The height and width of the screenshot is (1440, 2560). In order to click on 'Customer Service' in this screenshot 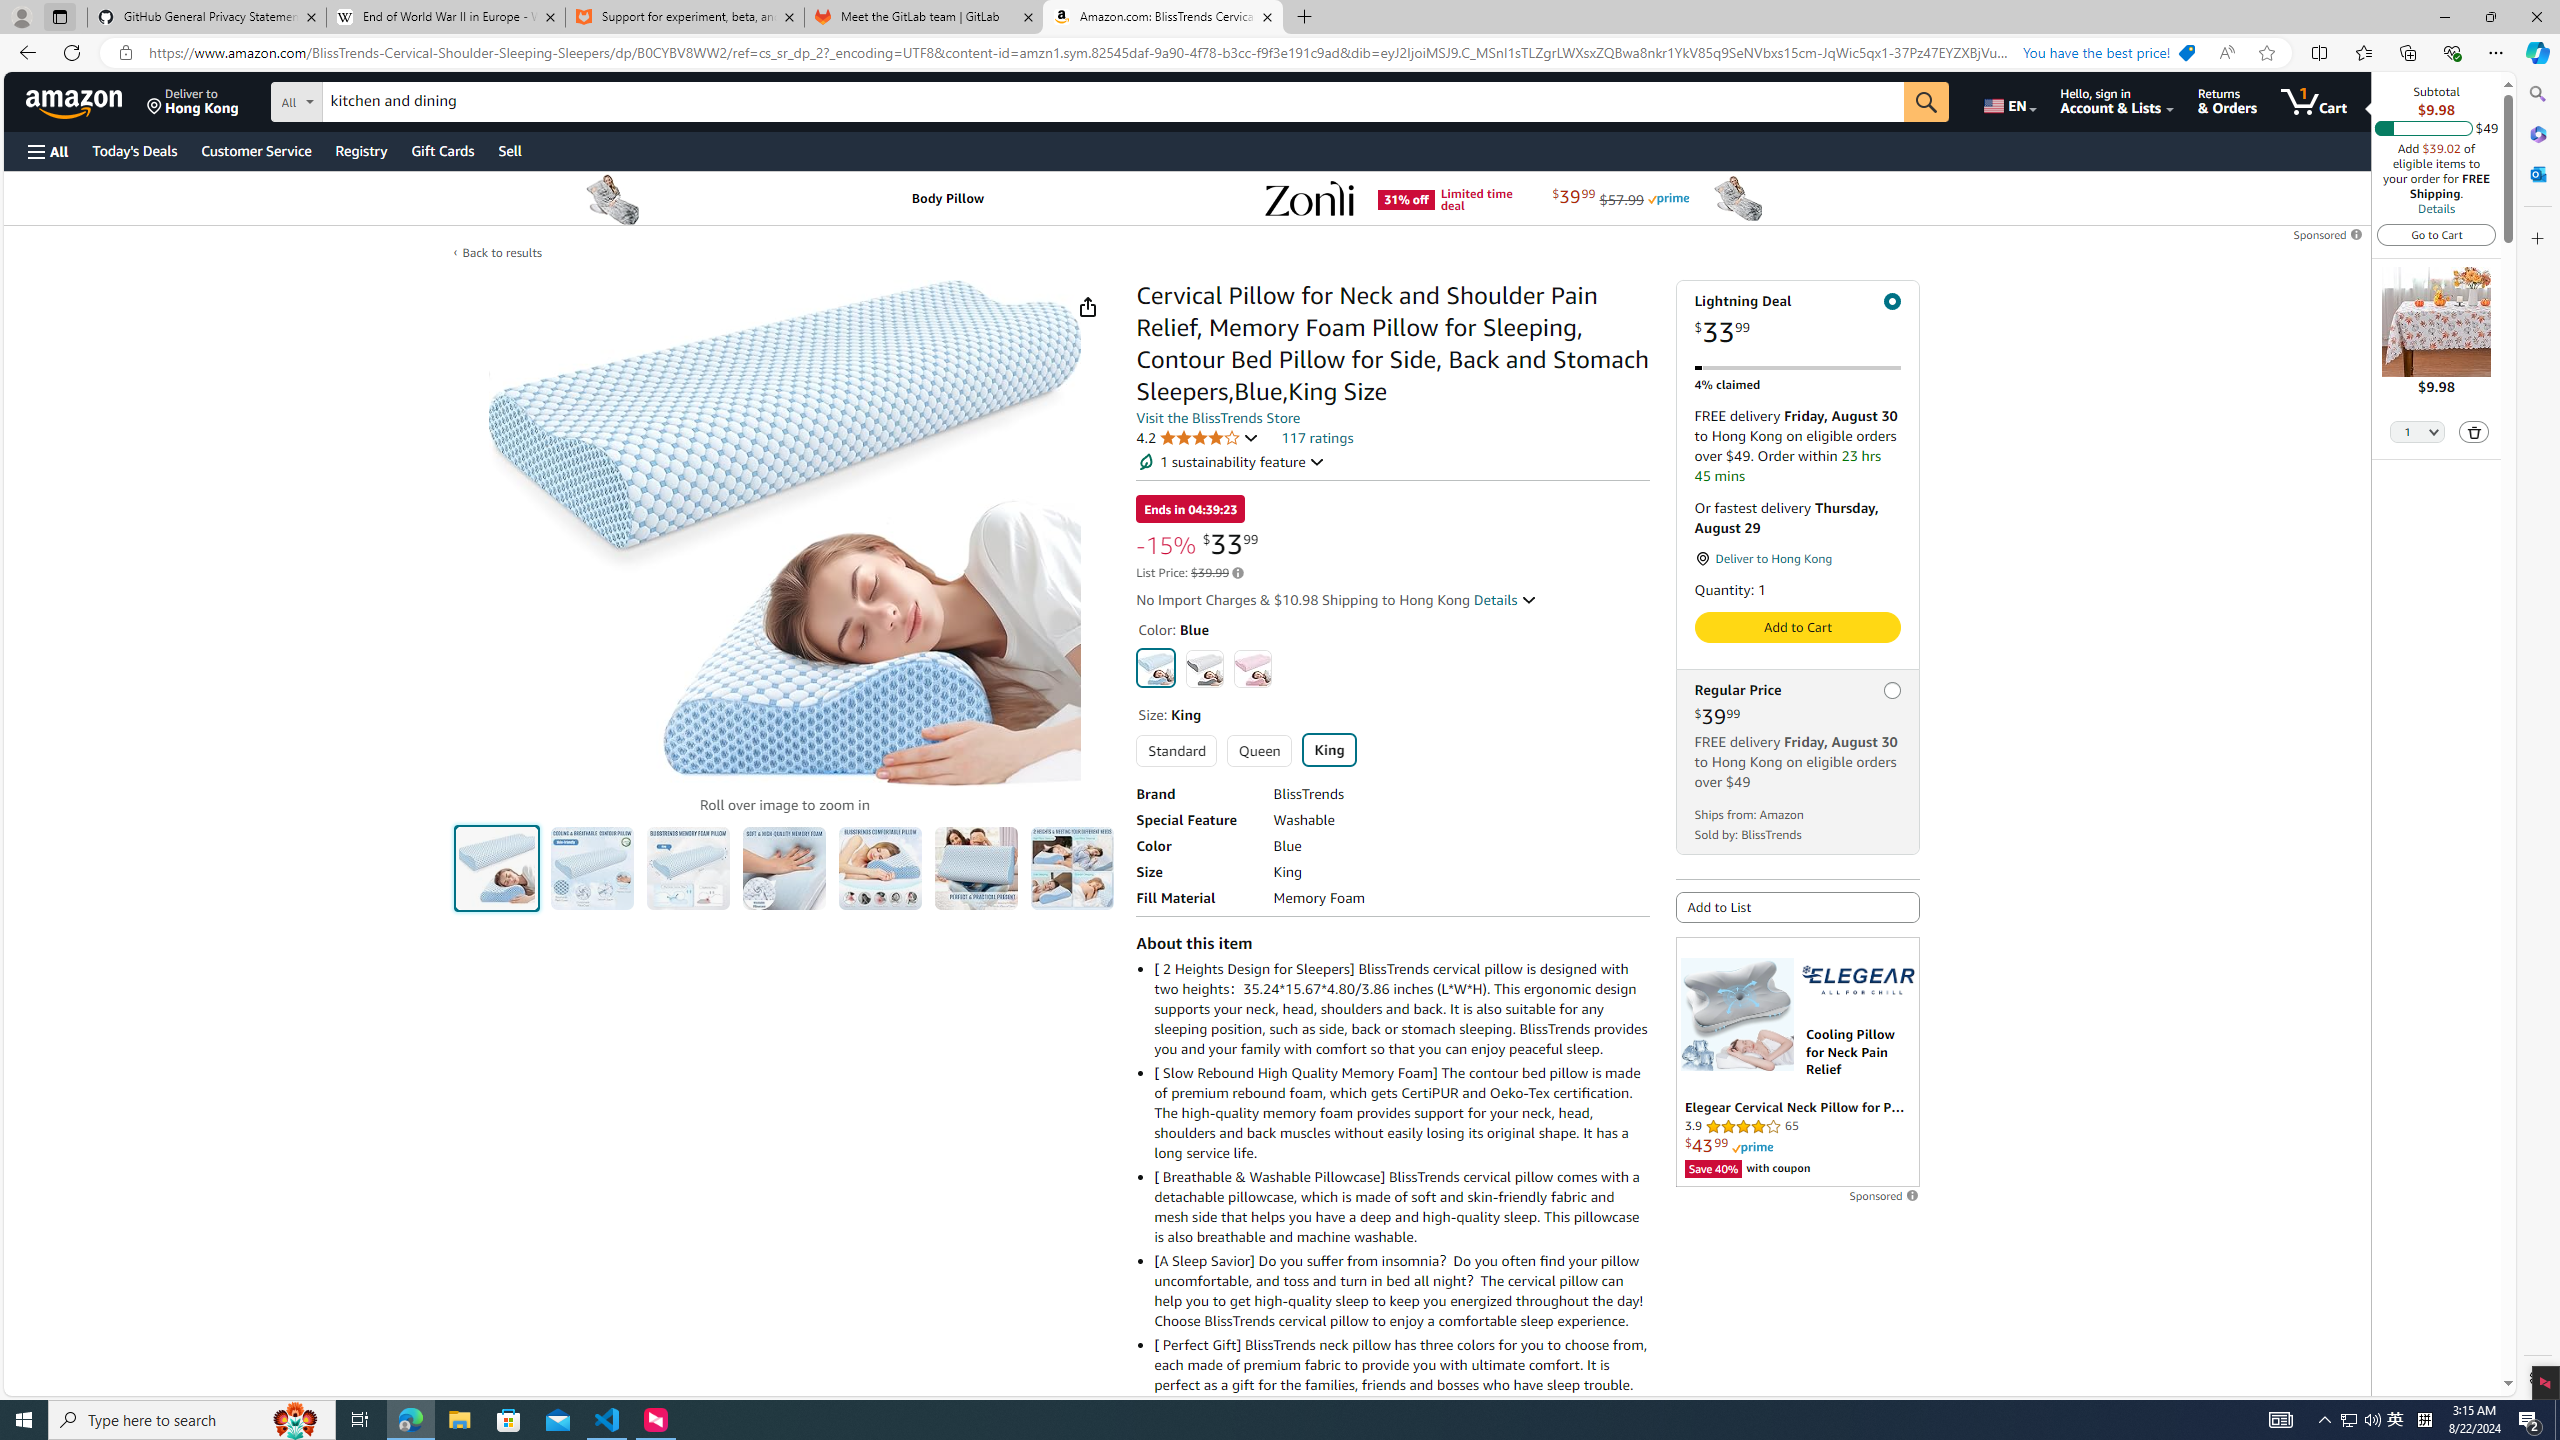, I will do `click(256, 150)`.